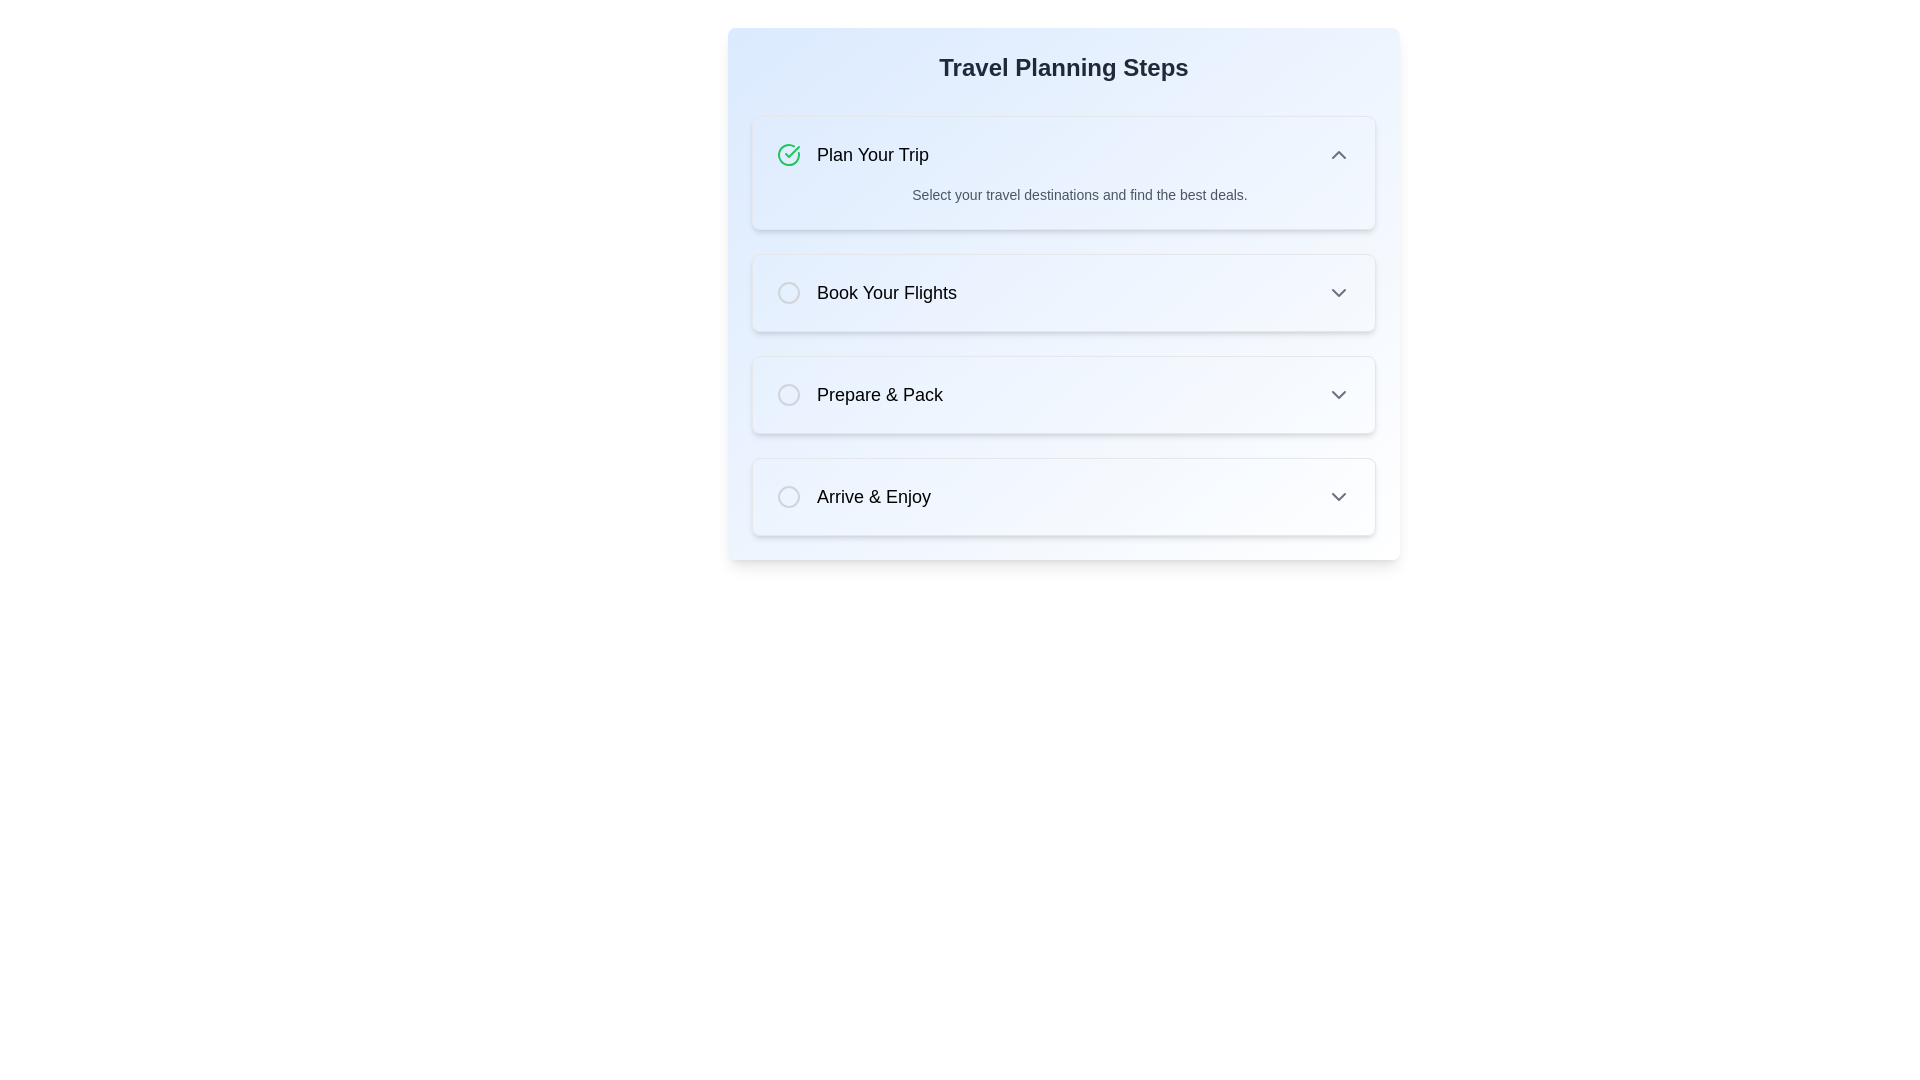  I want to click on the upward-pointing chevron icon located at the far right of the 'Plan Your Trip' row, so click(1339, 153).